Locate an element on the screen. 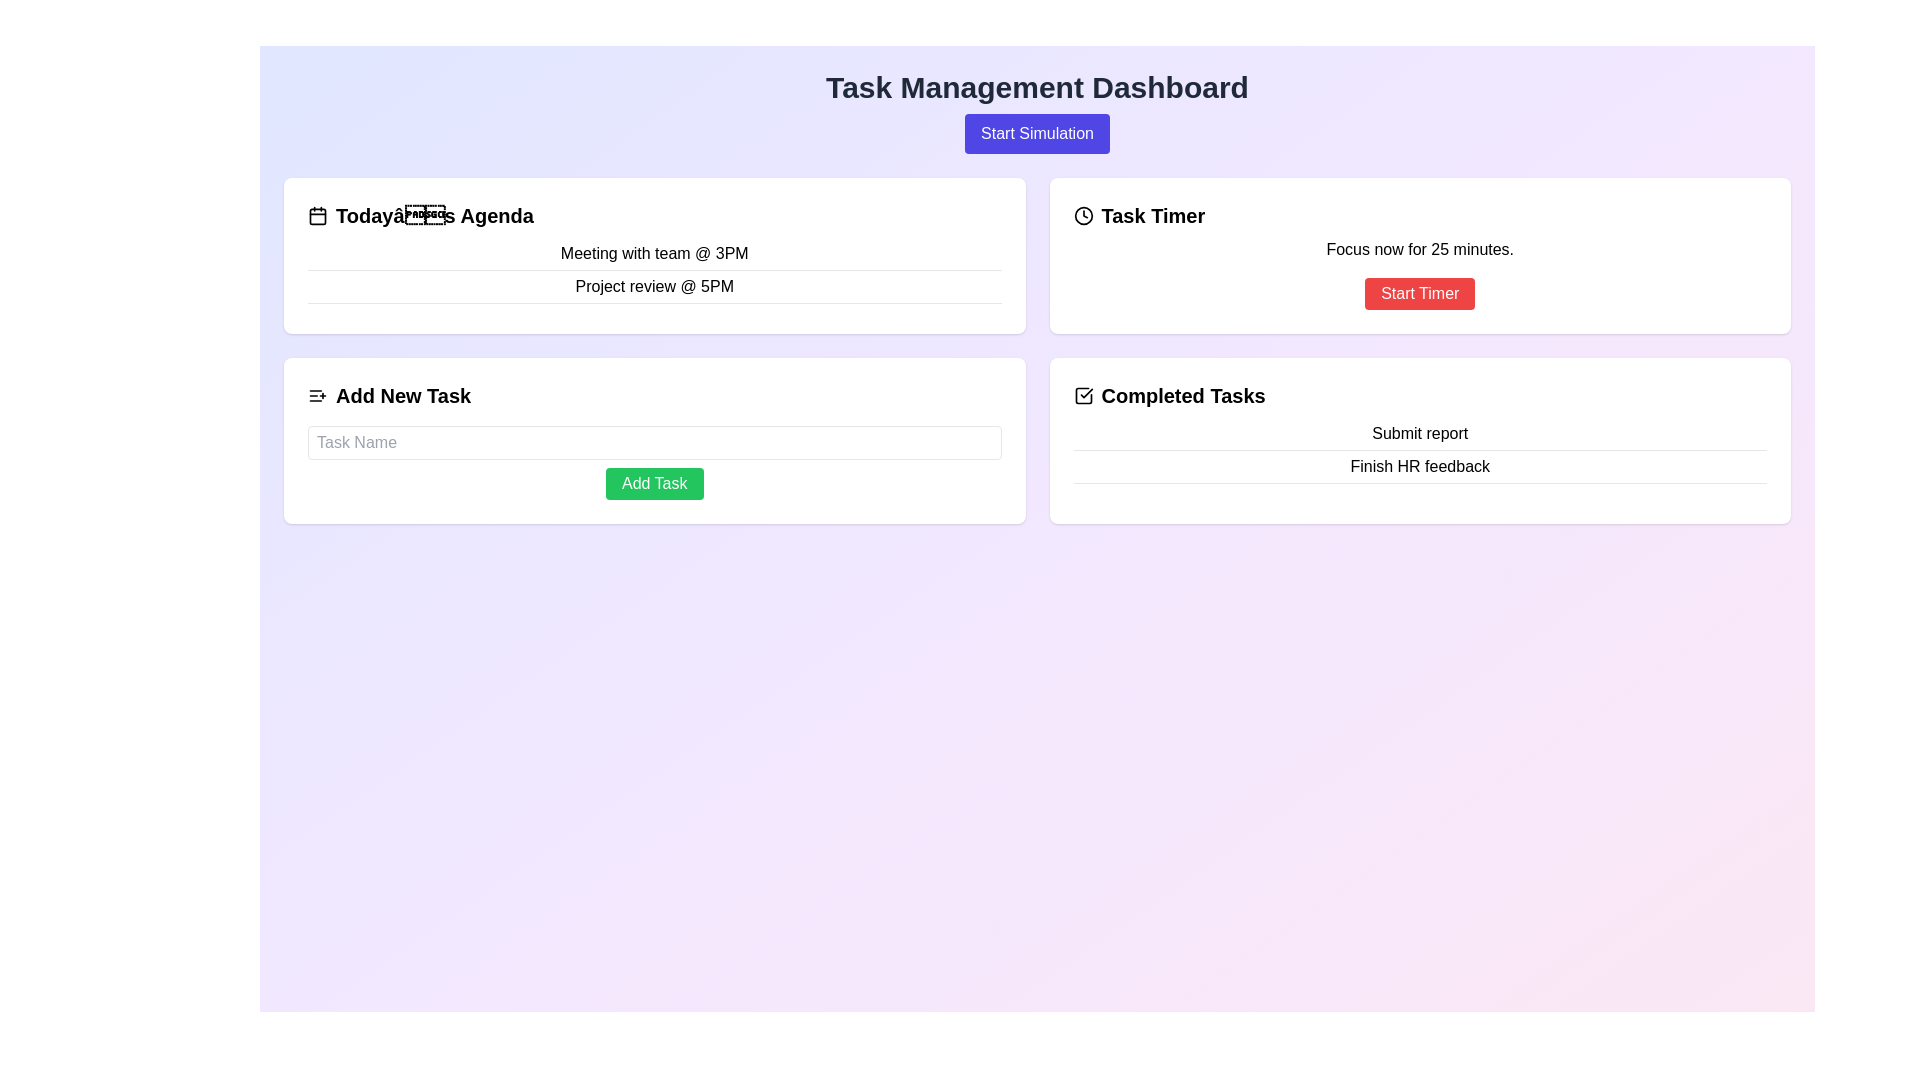 Image resolution: width=1920 pixels, height=1080 pixels. title and instructions of the 'Task Timer' component, which includes a 'Start Timer' button for activating the timer is located at coordinates (1419, 254).